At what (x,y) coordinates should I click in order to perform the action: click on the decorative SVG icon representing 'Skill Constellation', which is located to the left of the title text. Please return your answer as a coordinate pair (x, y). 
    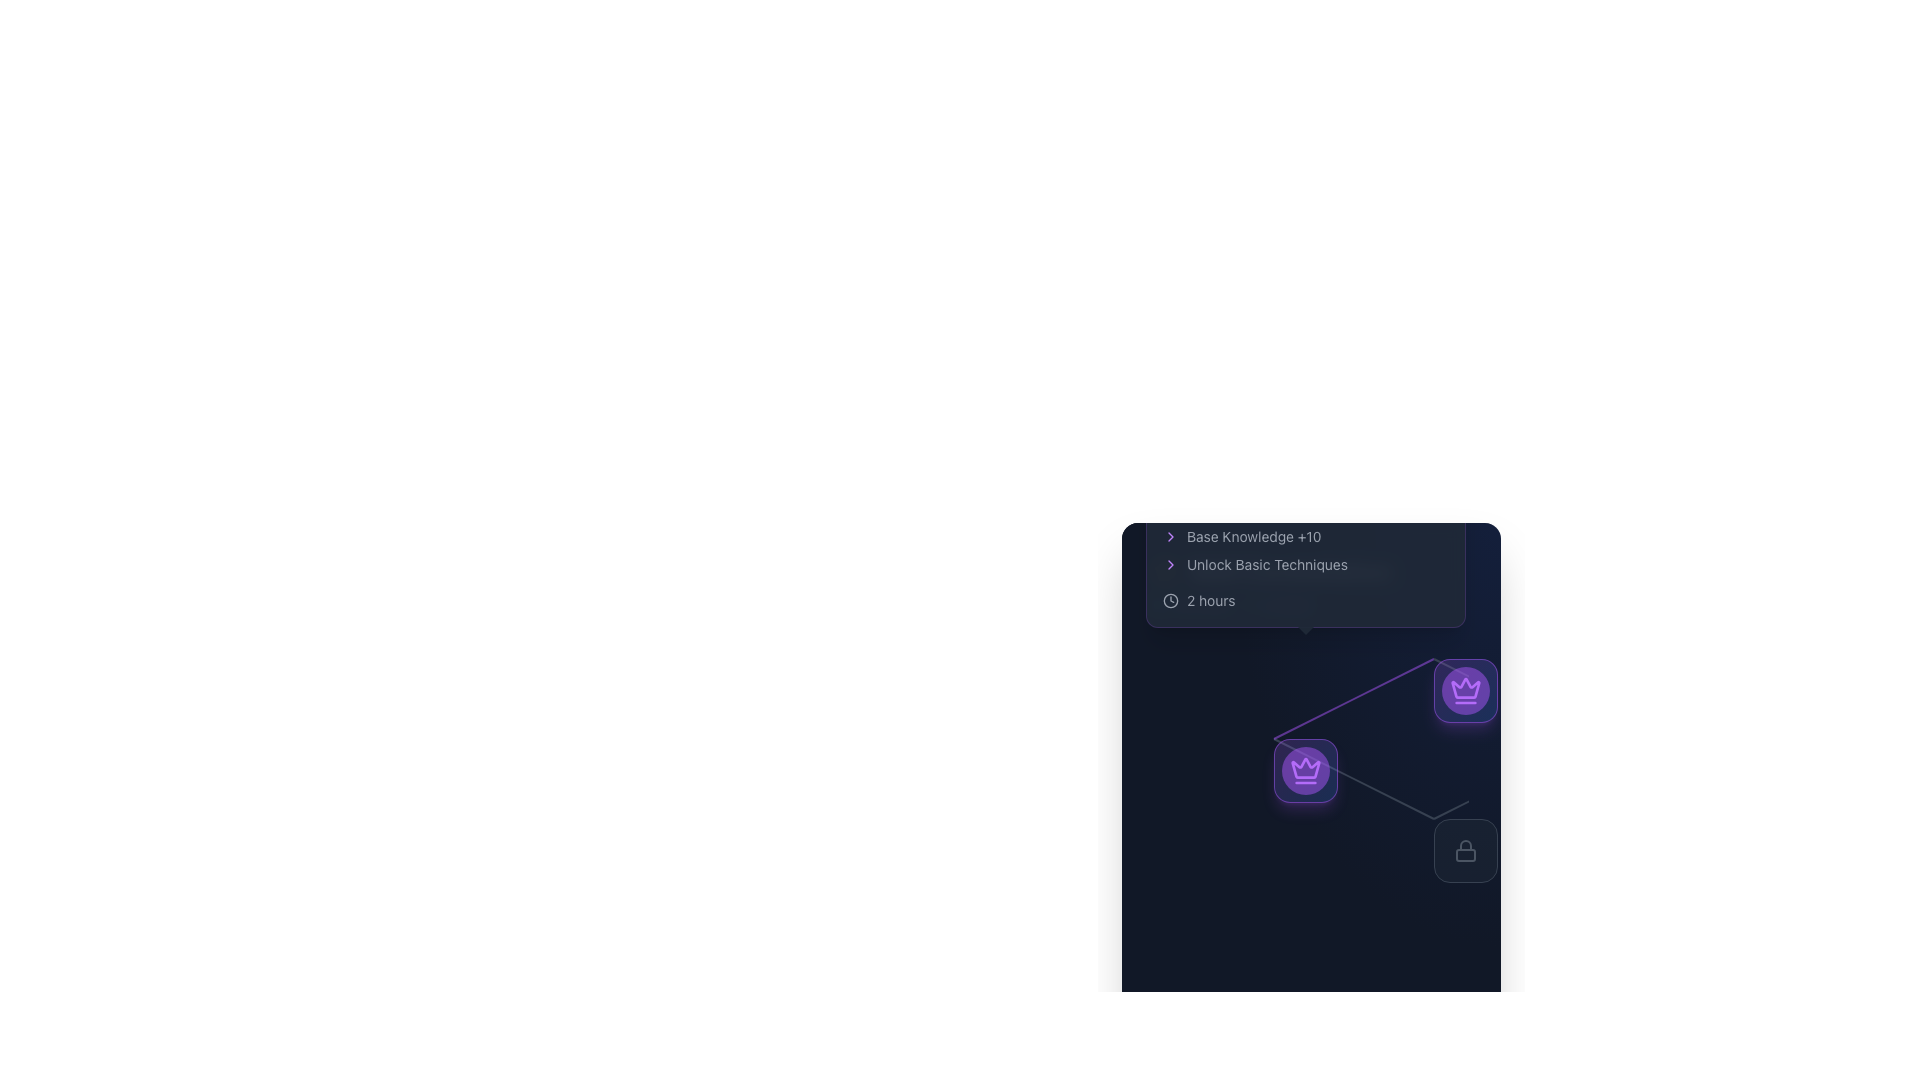
    Looking at the image, I should click on (1166, 570).